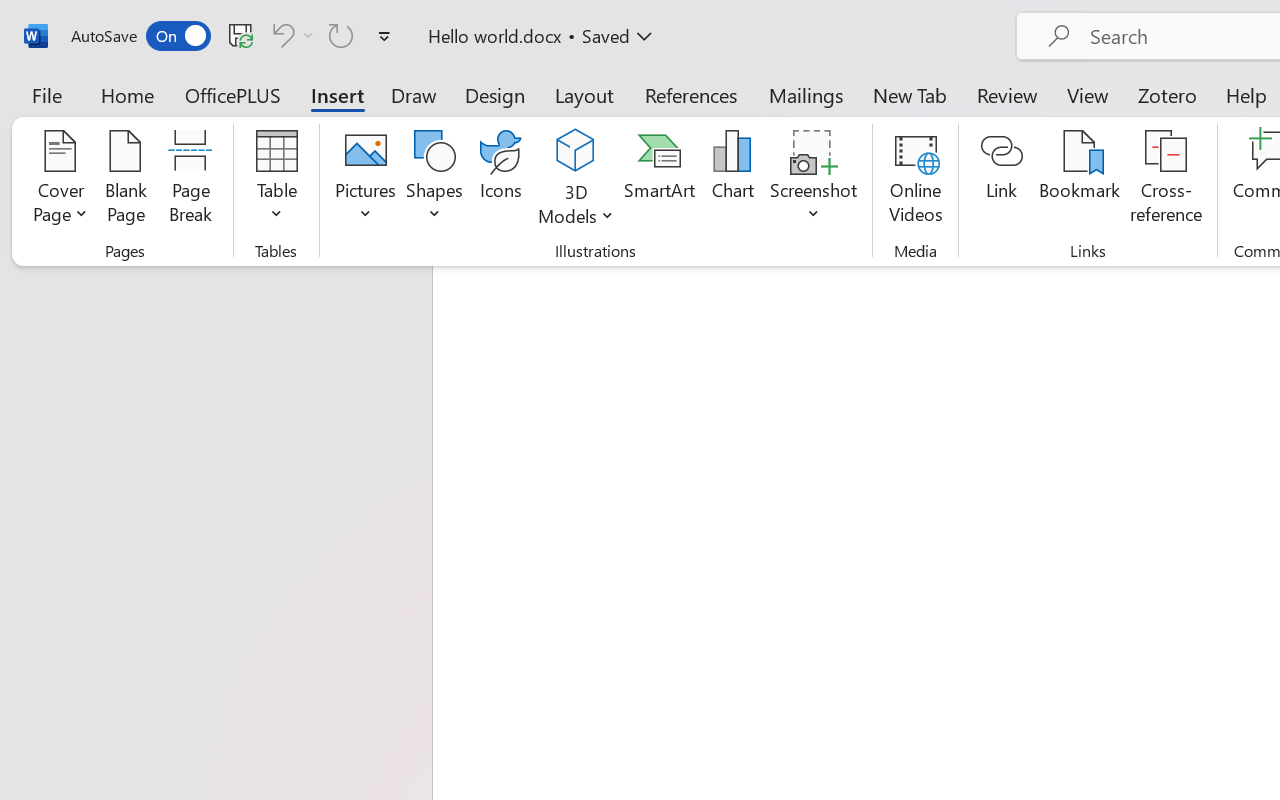  Describe the element at coordinates (575, 179) in the screenshot. I see `'3D Models'` at that location.